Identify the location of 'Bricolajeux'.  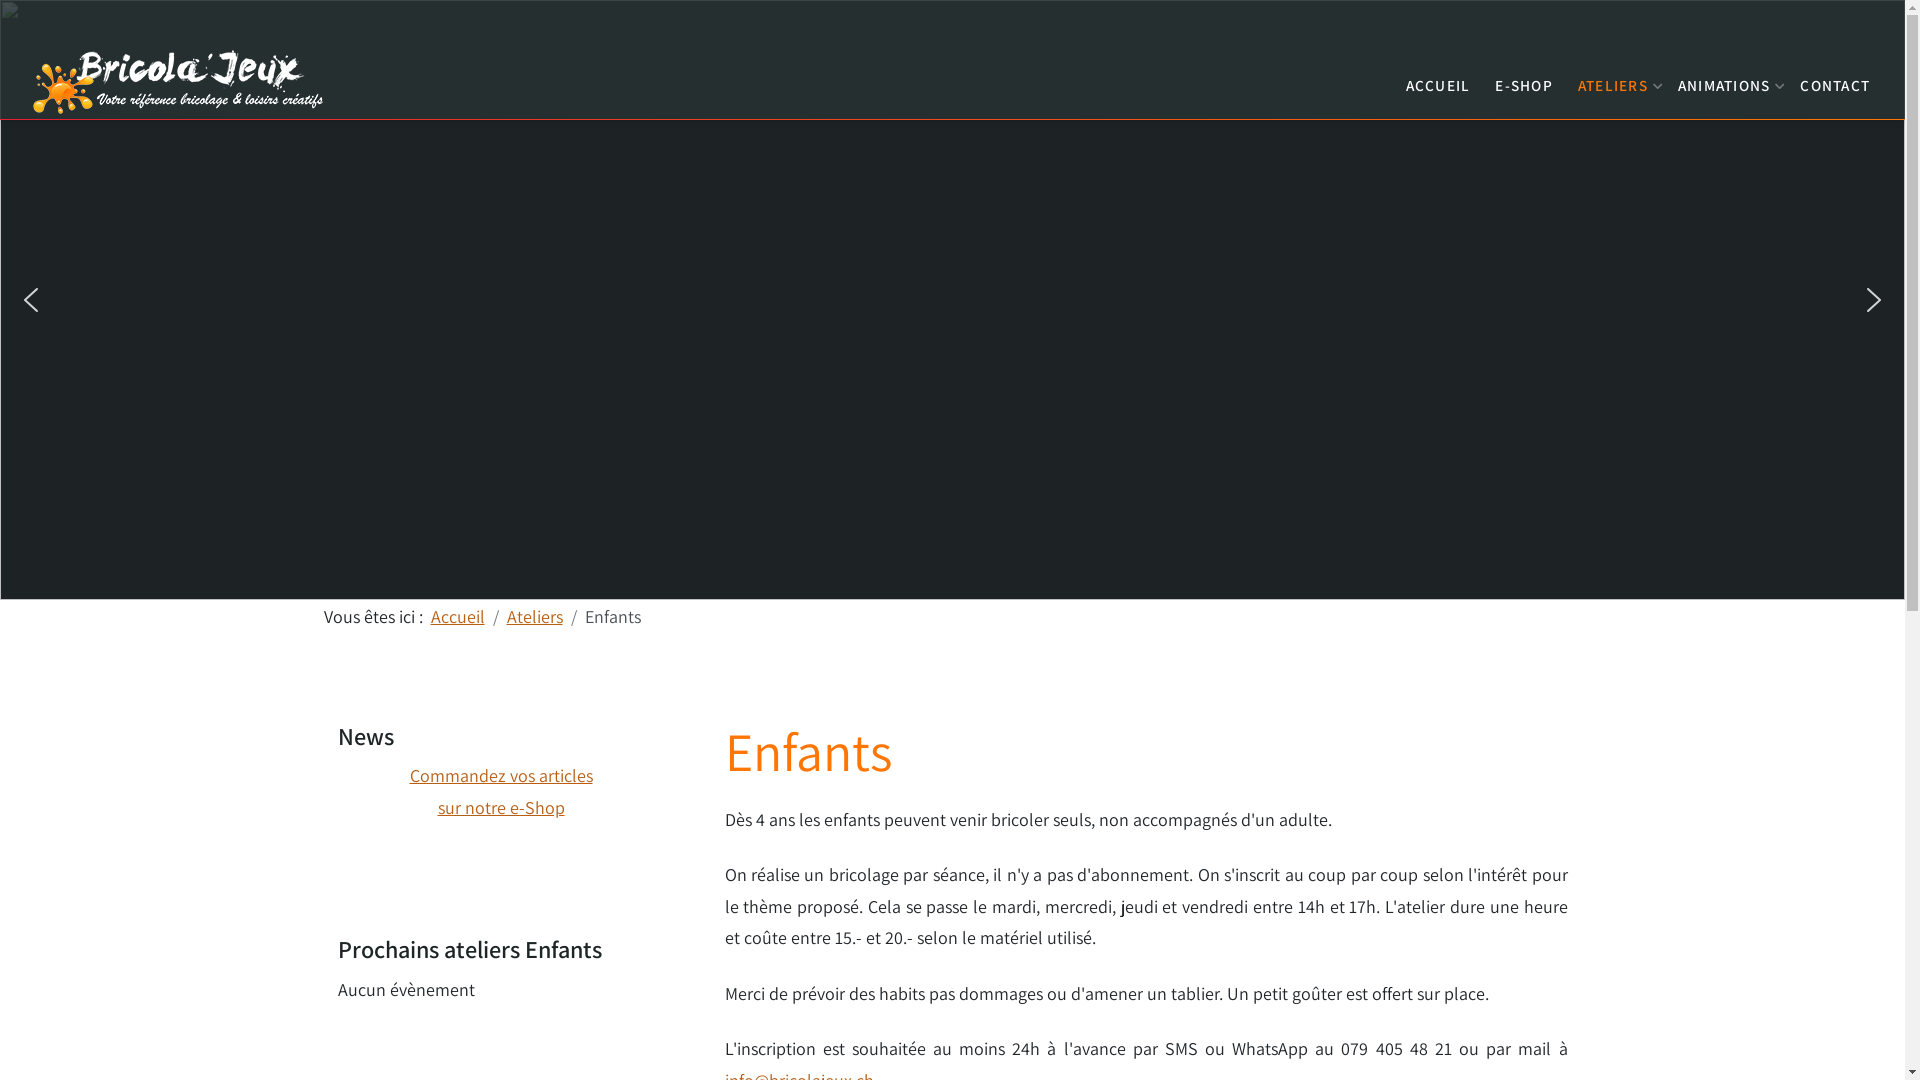
(180, 78).